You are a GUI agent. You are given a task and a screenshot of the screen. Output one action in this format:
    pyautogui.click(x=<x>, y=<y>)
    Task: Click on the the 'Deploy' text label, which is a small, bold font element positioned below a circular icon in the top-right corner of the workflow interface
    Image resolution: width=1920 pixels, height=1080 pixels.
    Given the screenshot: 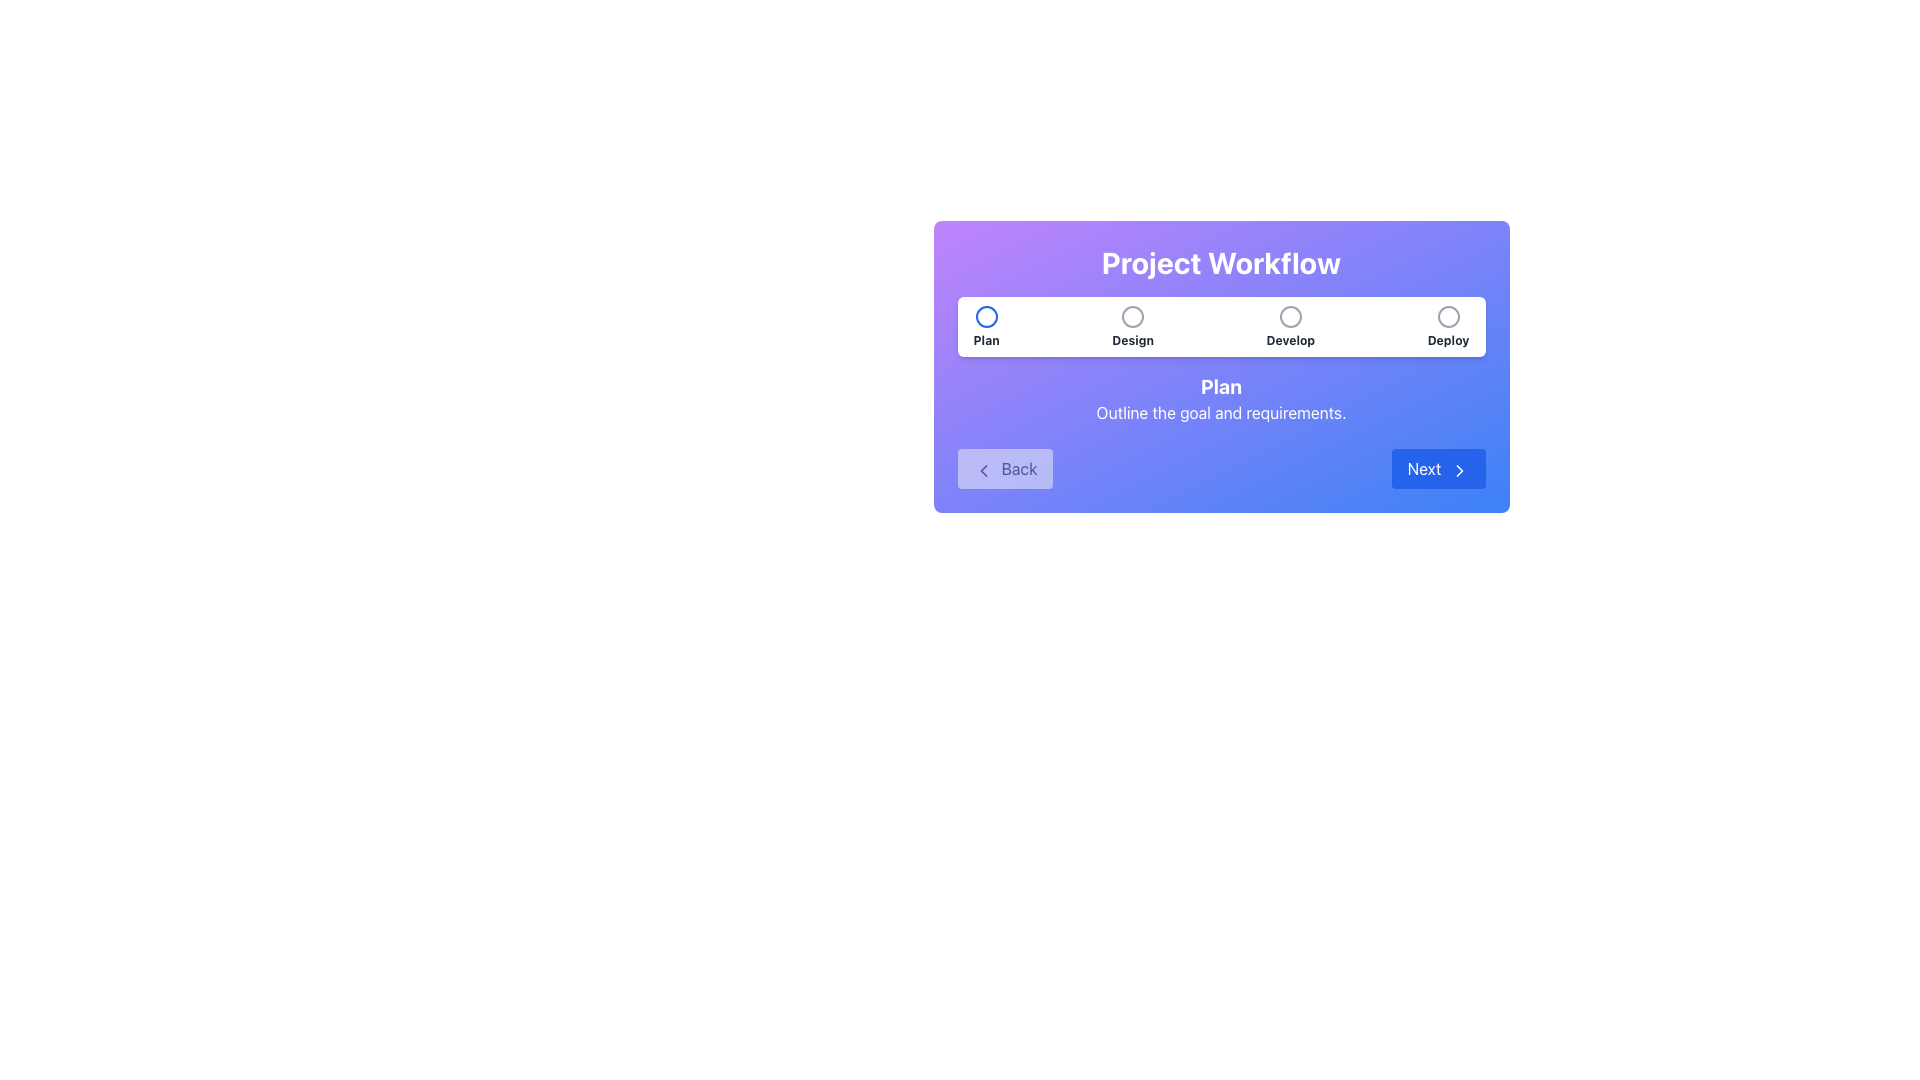 What is the action you would take?
    pyautogui.click(x=1448, y=339)
    